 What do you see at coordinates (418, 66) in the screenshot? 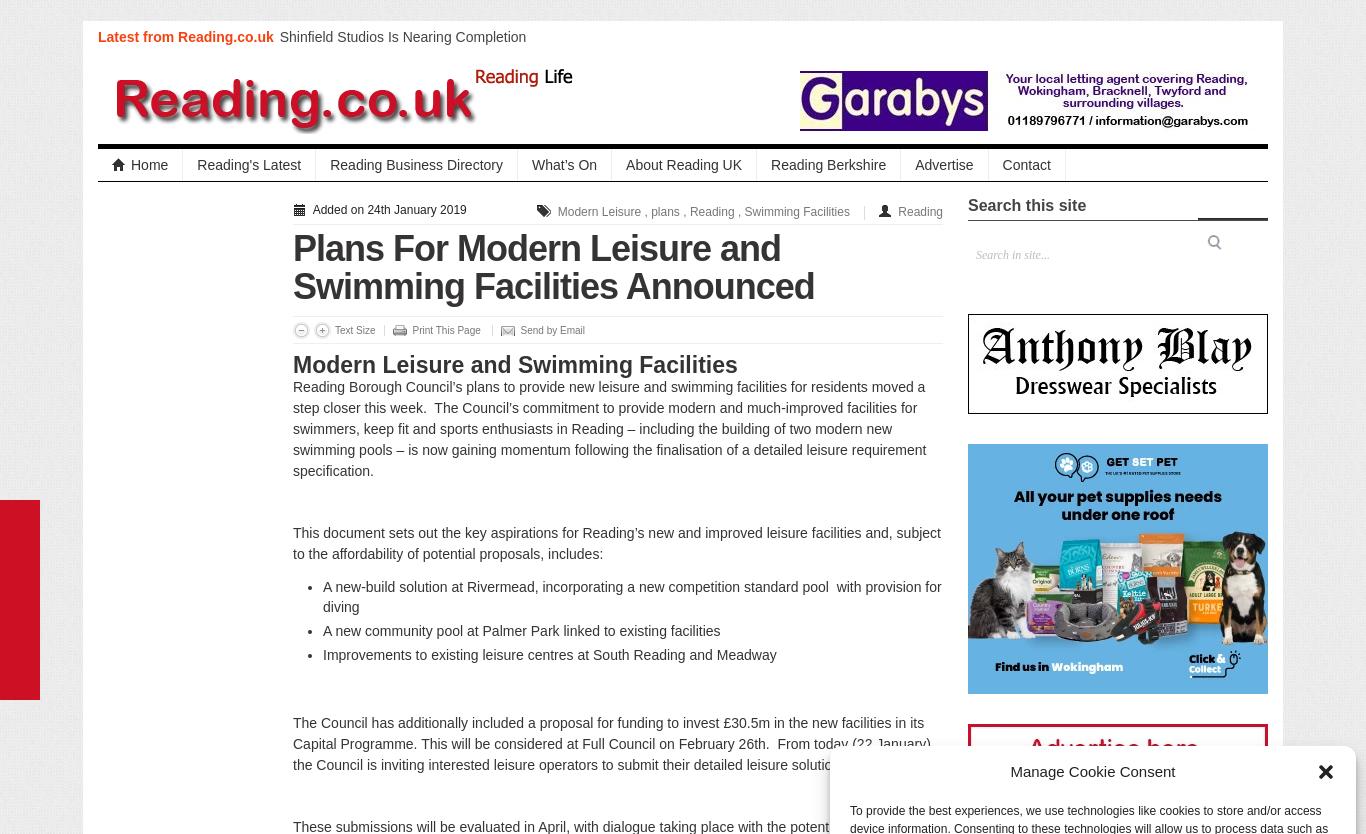
I see `'Royal Visit for Reading’s Abbey Gateway and Ruins'` at bounding box center [418, 66].